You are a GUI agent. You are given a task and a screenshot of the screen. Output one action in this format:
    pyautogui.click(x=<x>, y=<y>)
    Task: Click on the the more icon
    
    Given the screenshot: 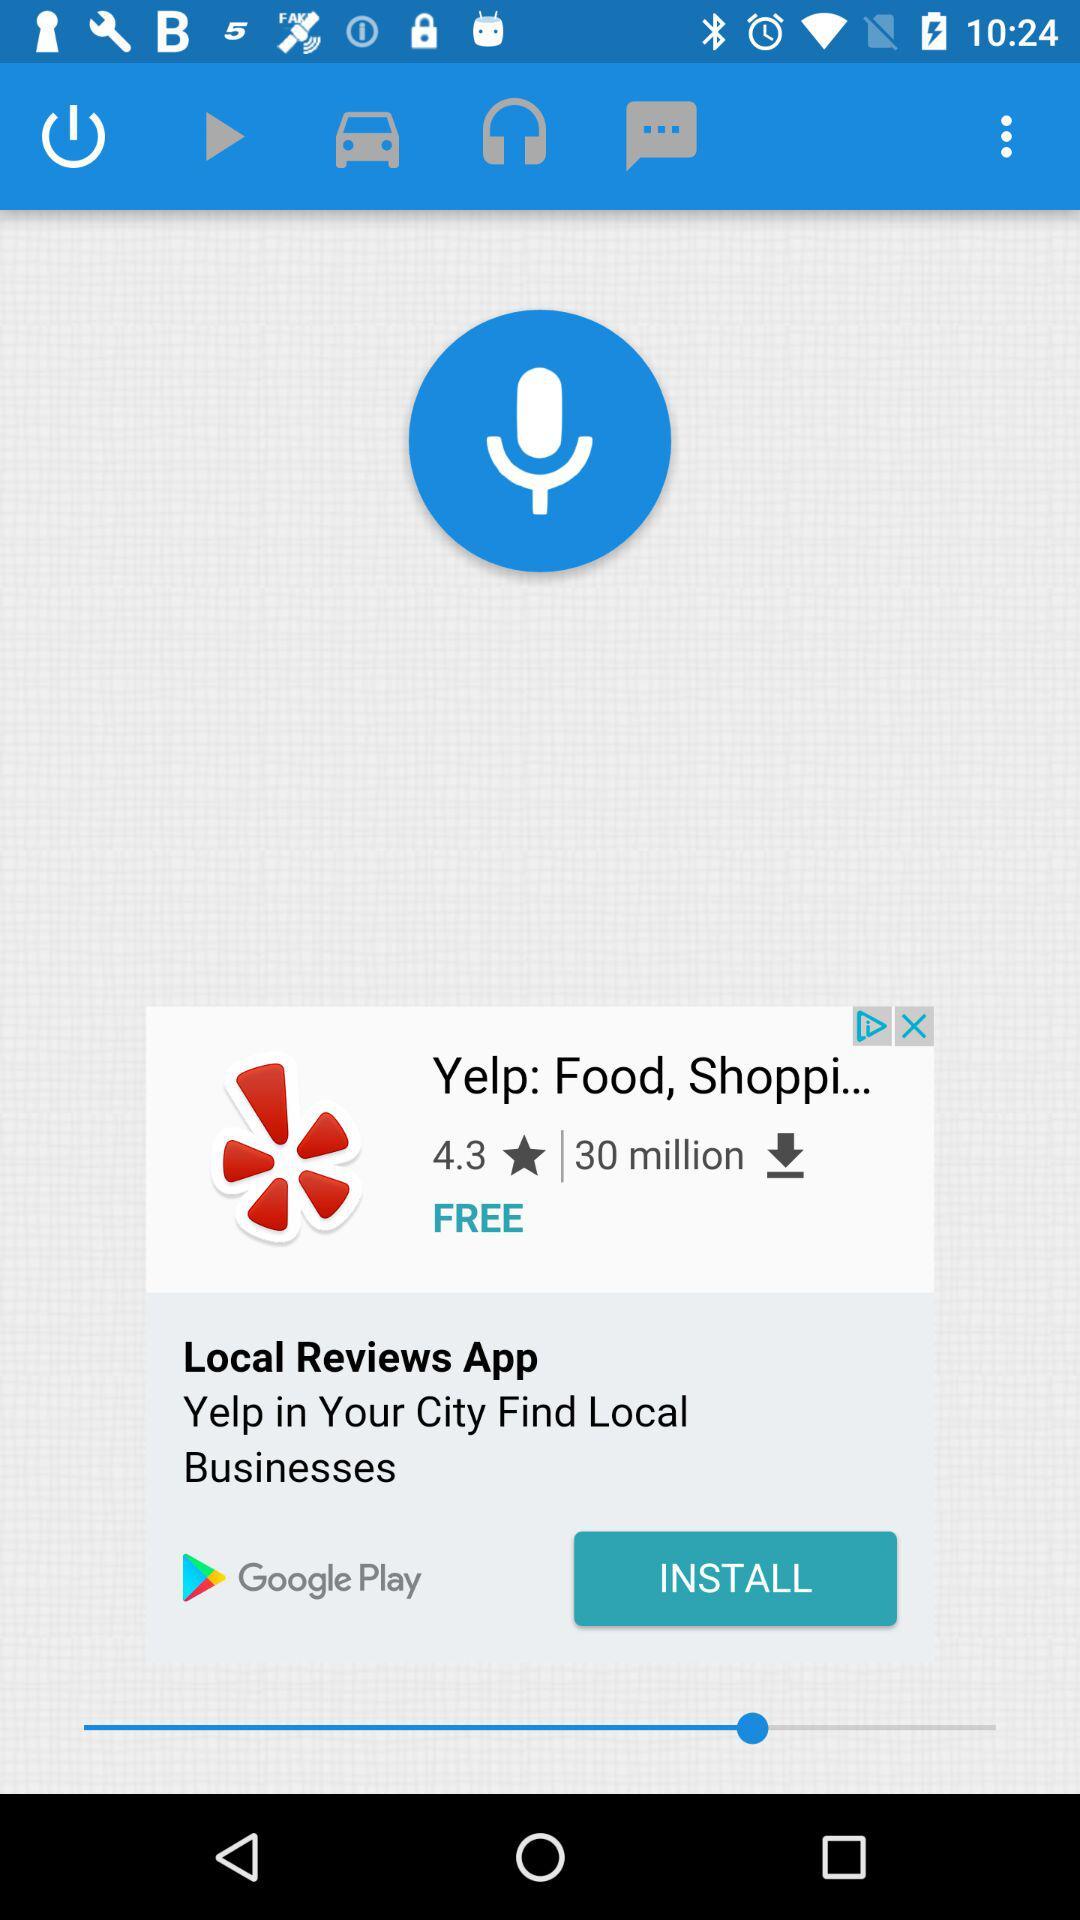 What is the action you would take?
    pyautogui.click(x=1006, y=135)
    